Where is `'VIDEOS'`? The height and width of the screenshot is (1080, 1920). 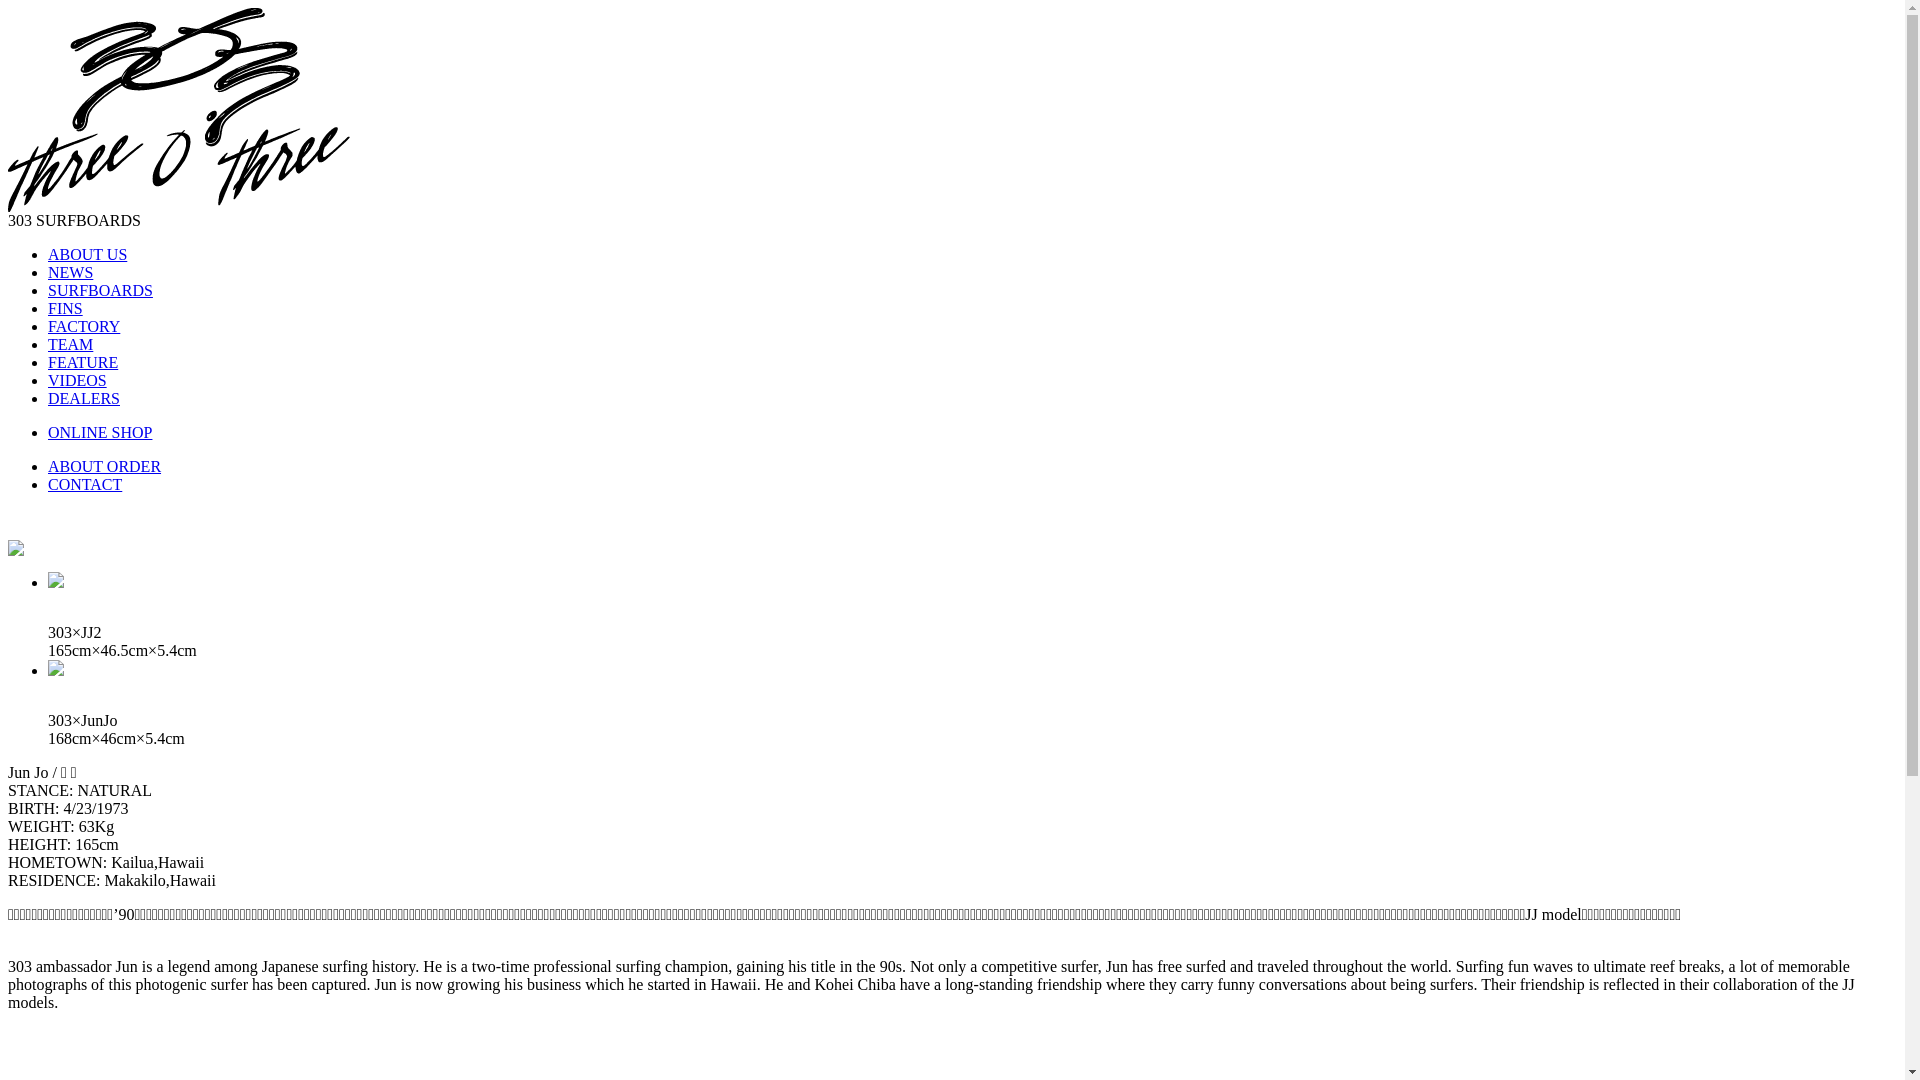 'VIDEOS' is located at coordinates (48, 380).